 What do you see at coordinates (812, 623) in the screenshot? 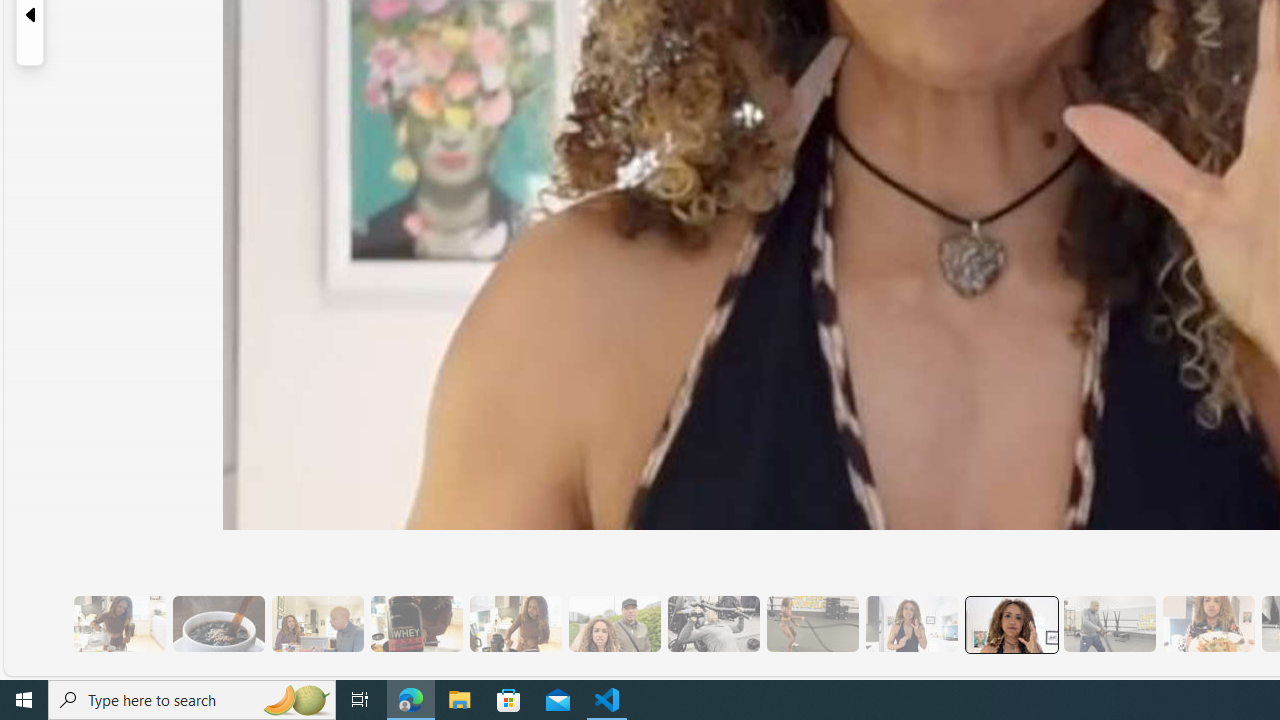
I see `'10 Then, They Do HIIT Cardio'` at bounding box center [812, 623].